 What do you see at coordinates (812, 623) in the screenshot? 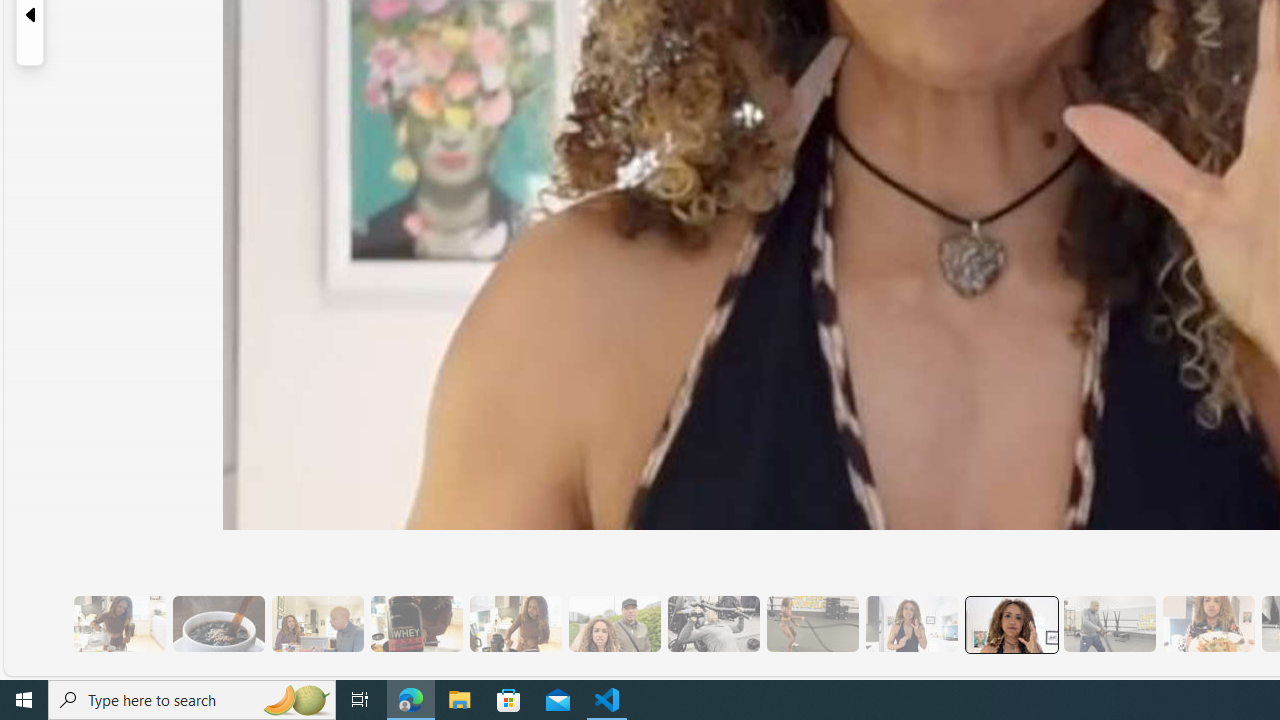
I see `'10 Then, They Do HIIT Cardio'` at bounding box center [812, 623].